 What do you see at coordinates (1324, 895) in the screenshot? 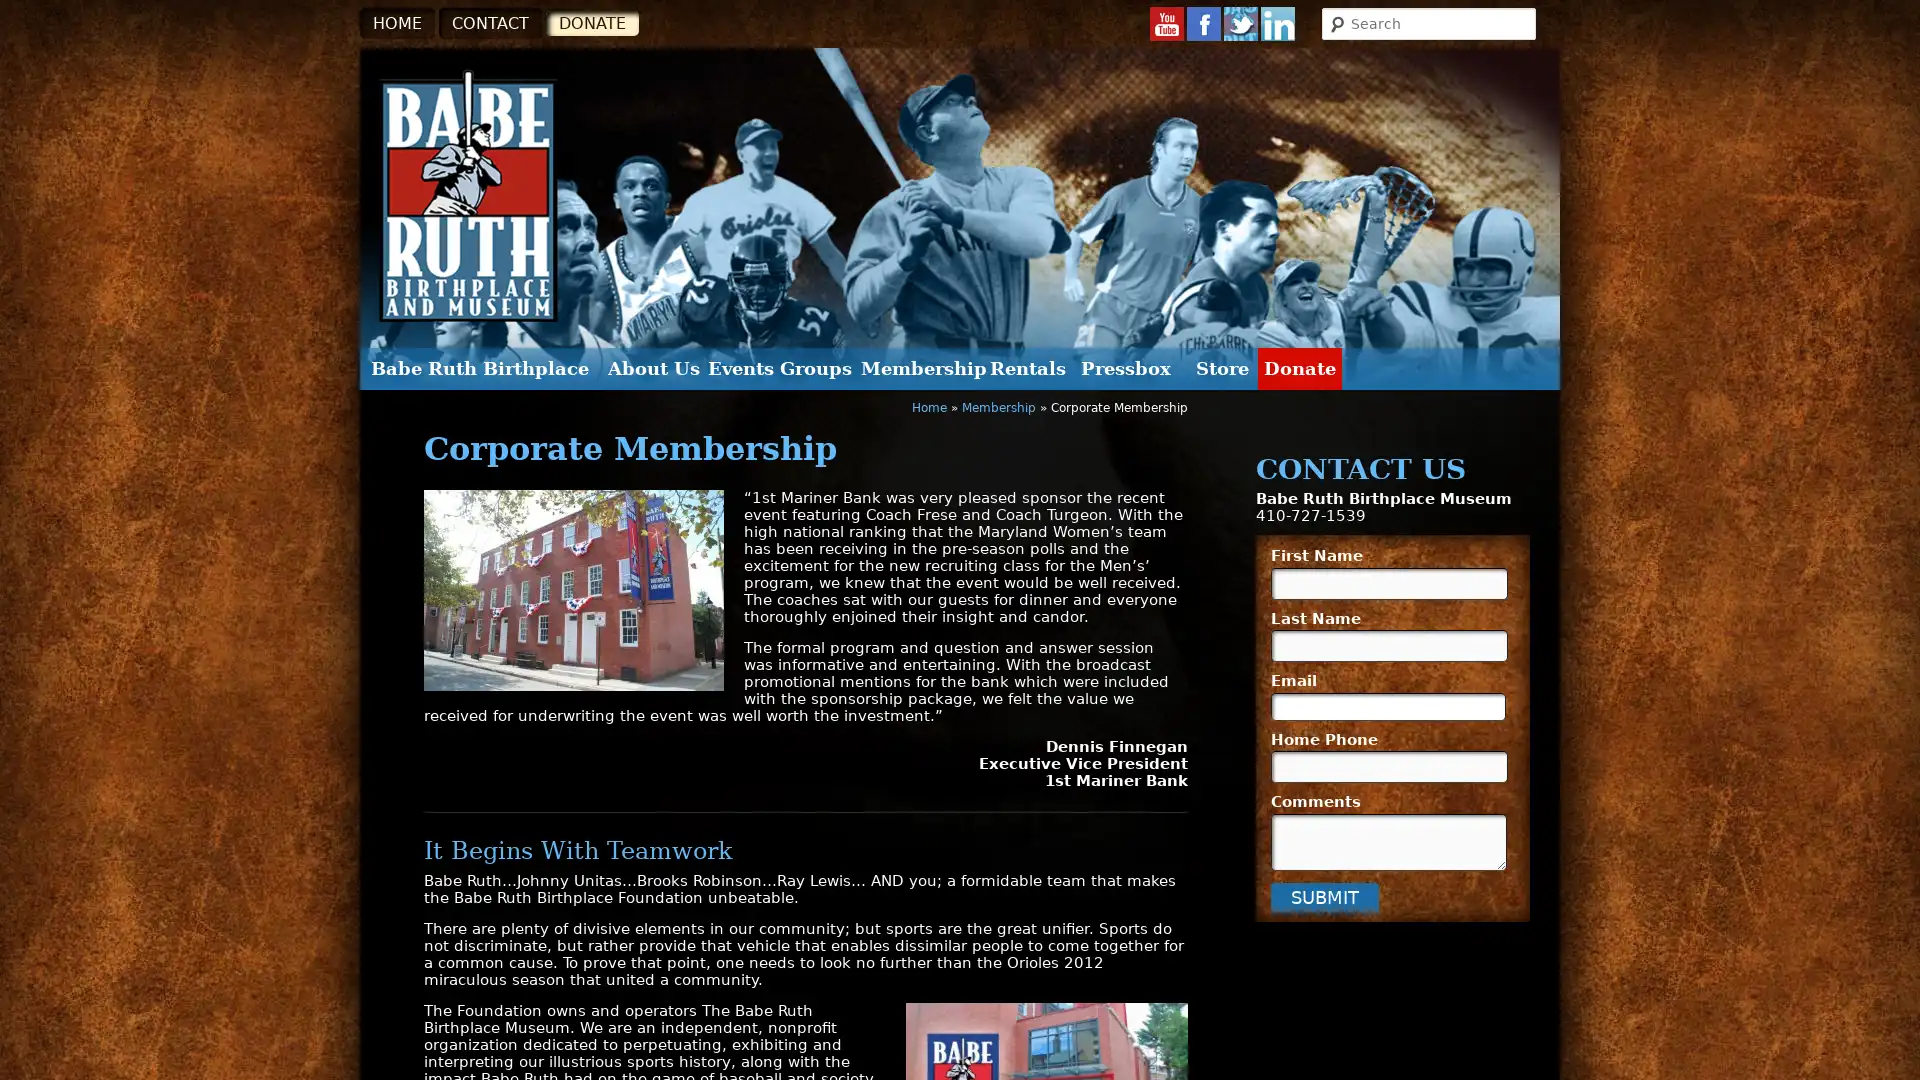
I see `SUBMIT` at bounding box center [1324, 895].